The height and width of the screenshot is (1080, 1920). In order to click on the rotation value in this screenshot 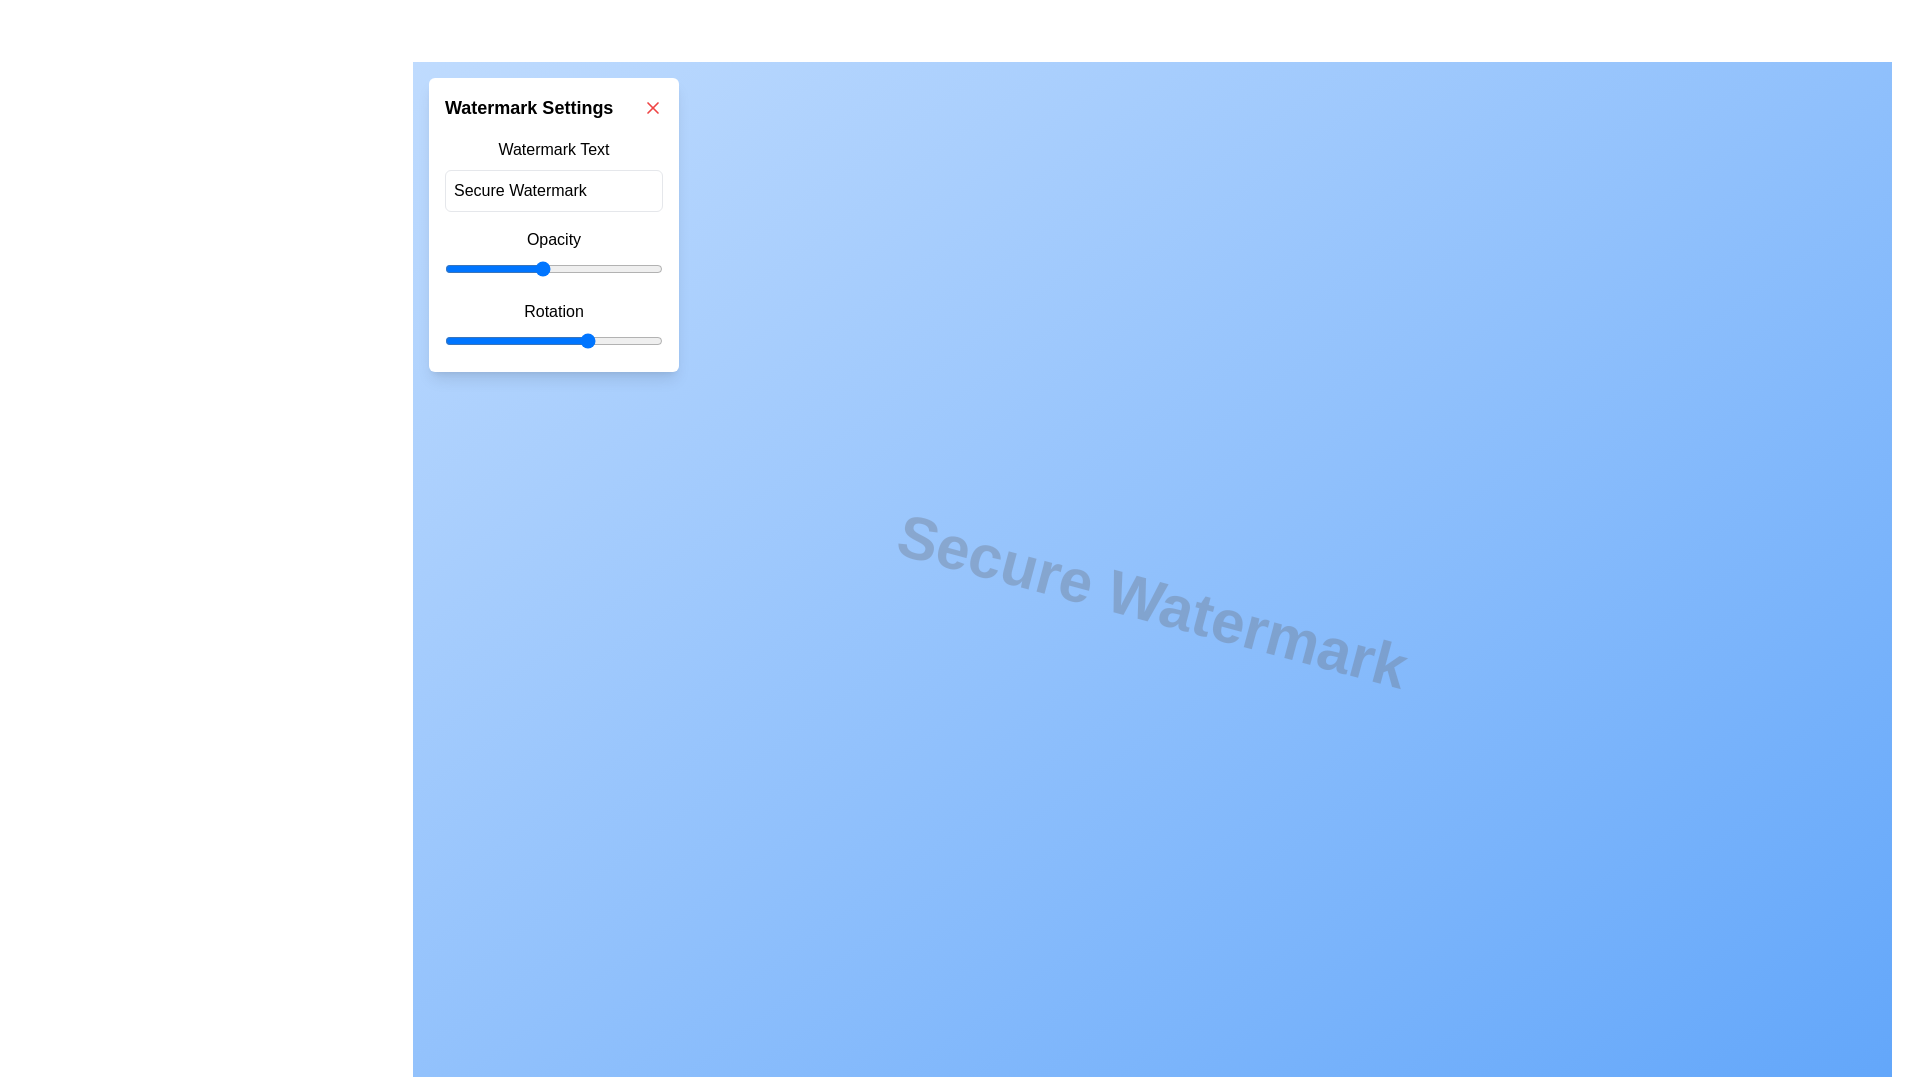, I will do `click(643, 339)`.